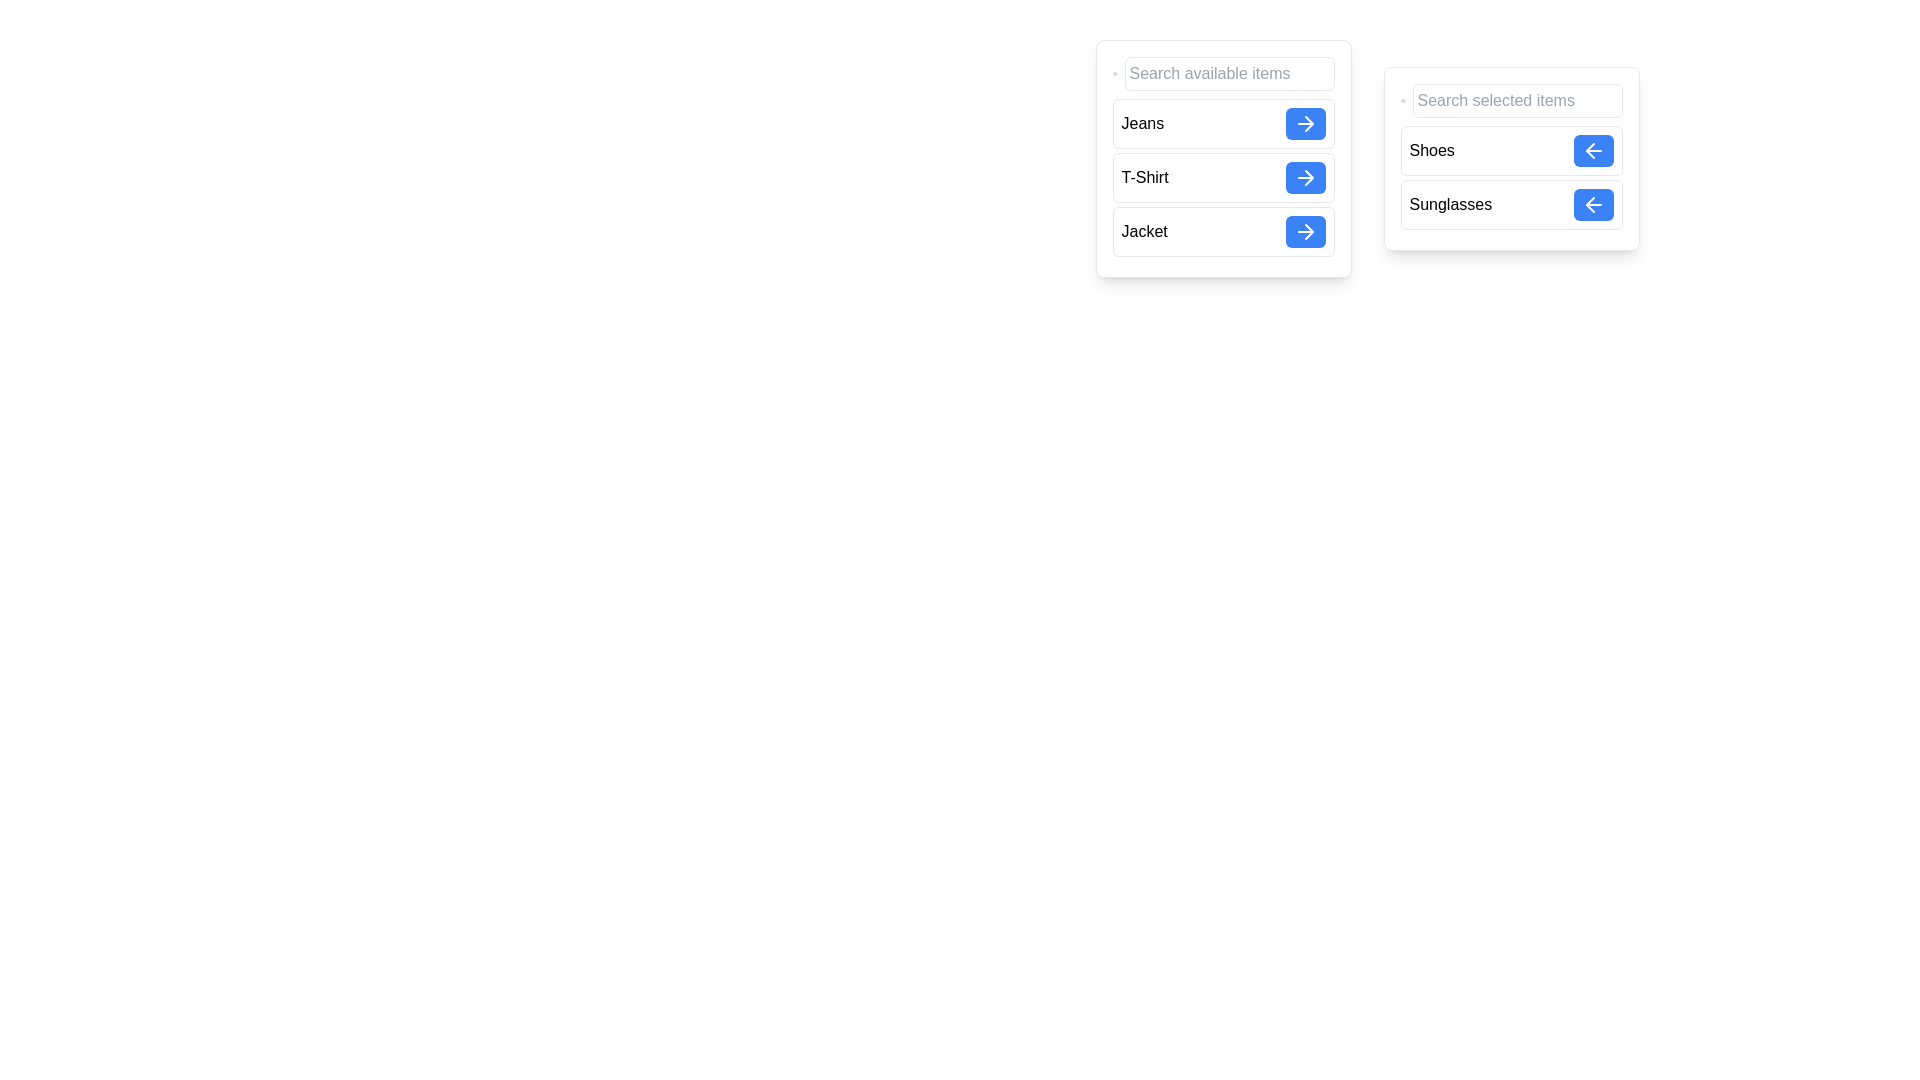  I want to click on the item associated with the arrow icon located on the rightmost position of the third row in the list of available items, which is aligned with the 'Jacket' label, so click(1309, 230).